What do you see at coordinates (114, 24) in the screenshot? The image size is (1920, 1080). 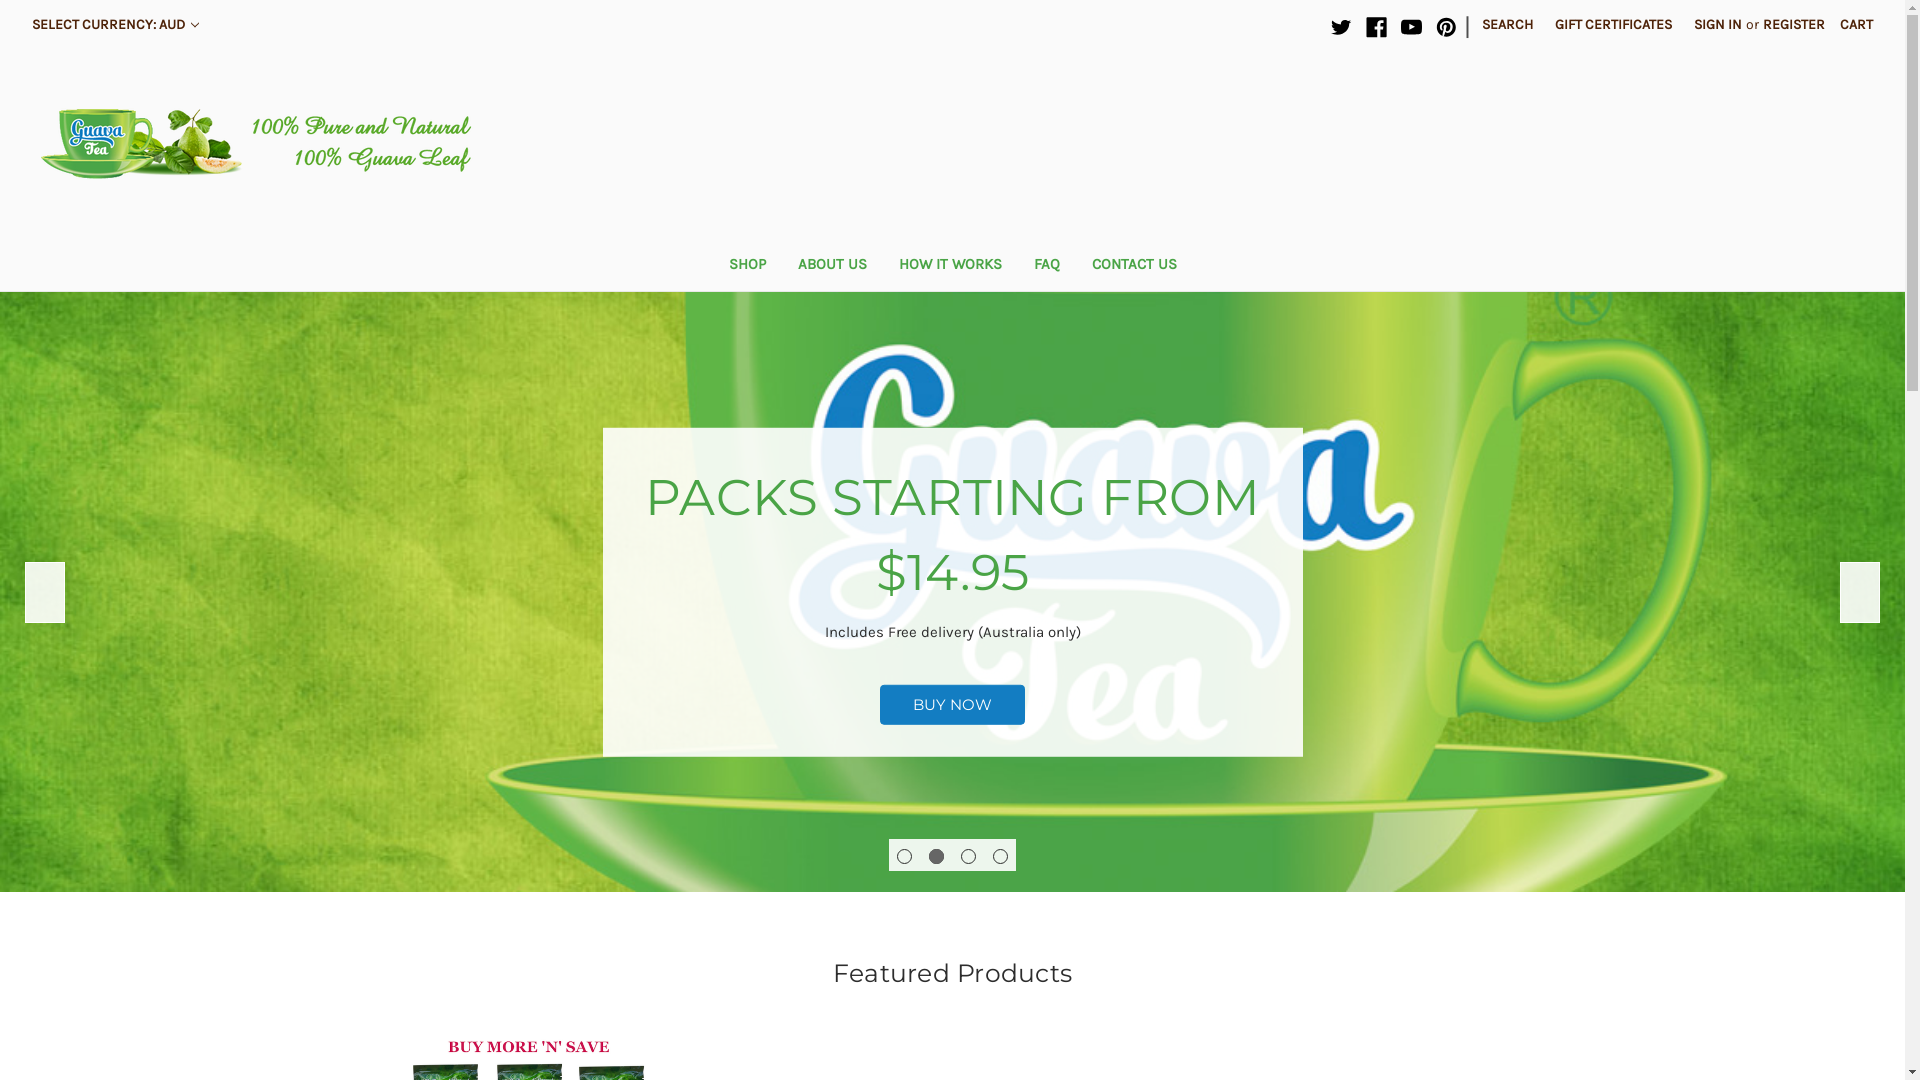 I see `'SELECT CURRENCY: AUD'` at bounding box center [114, 24].